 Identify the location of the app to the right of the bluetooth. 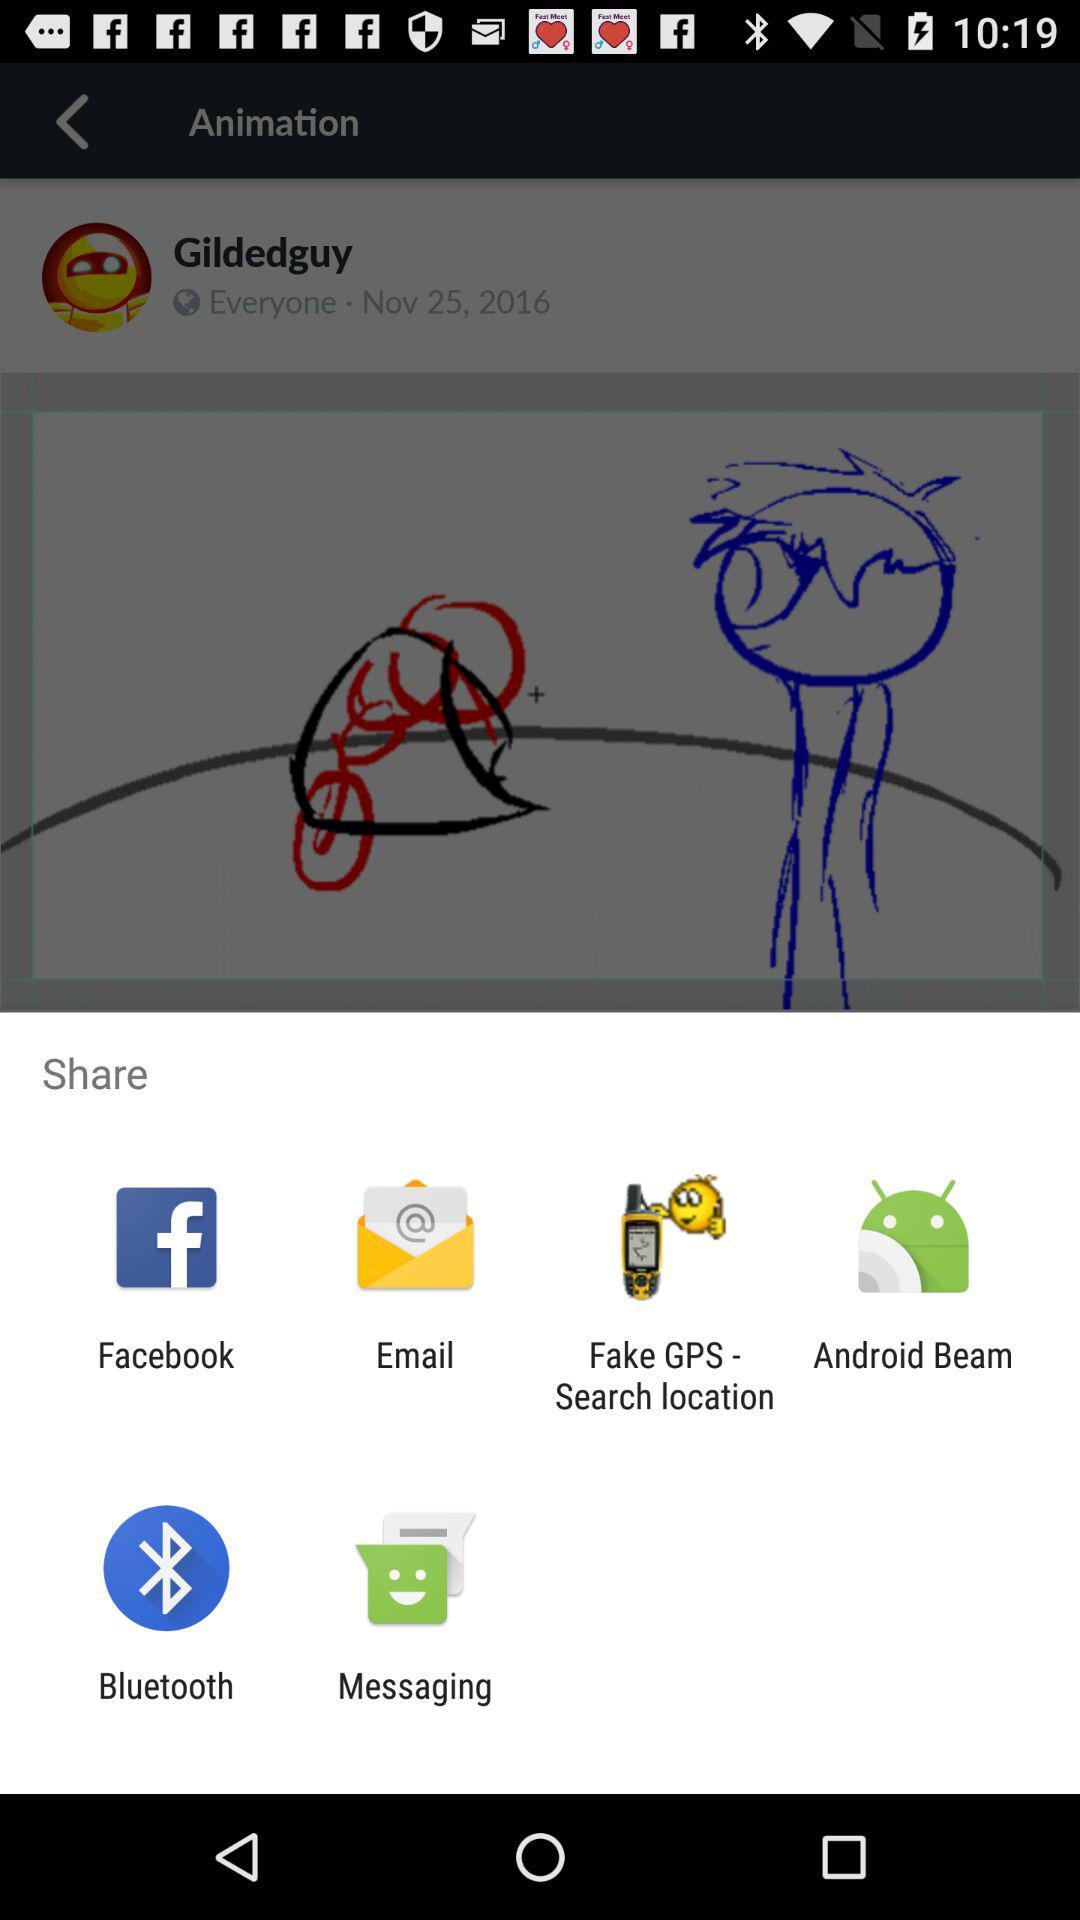
(414, 1705).